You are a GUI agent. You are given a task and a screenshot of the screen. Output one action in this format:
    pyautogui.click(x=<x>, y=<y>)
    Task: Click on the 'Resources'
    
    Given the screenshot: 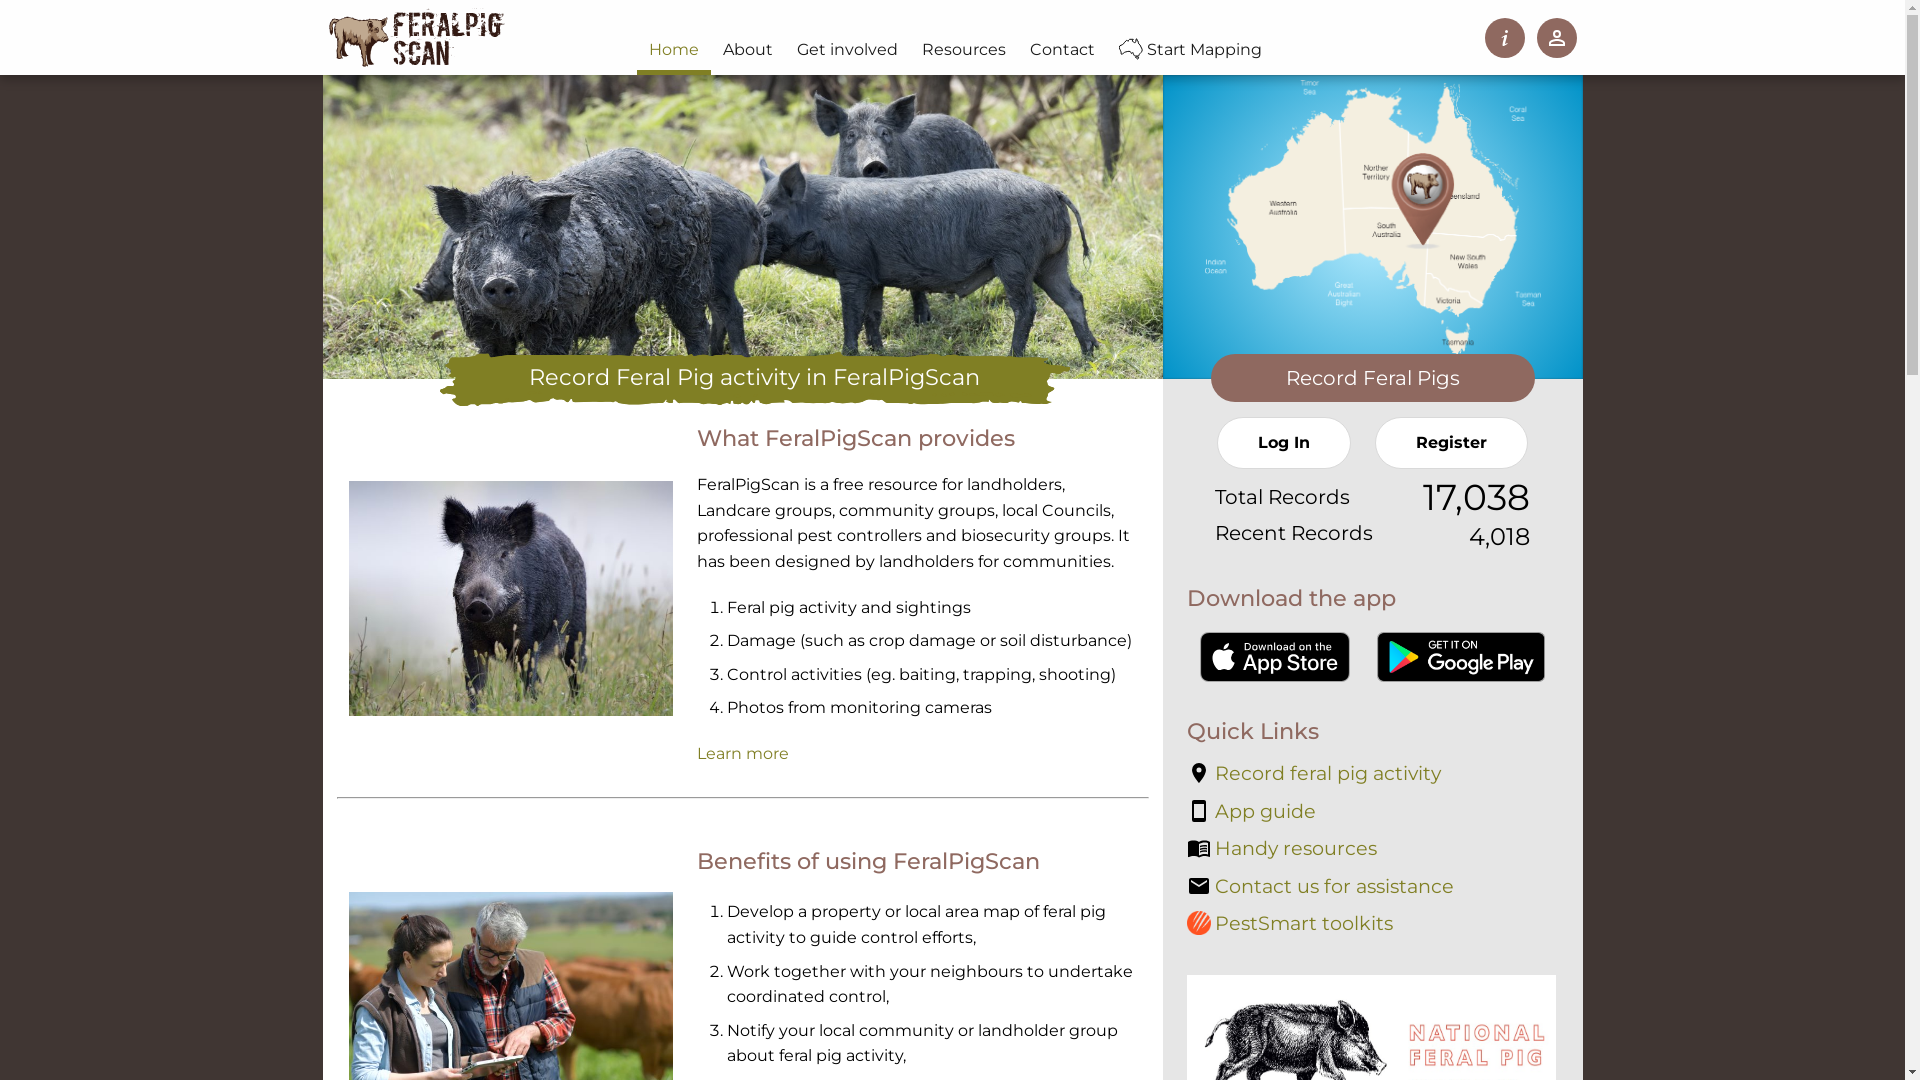 What is the action you would take?
    pyautogui.click(x=964, y=49)
    